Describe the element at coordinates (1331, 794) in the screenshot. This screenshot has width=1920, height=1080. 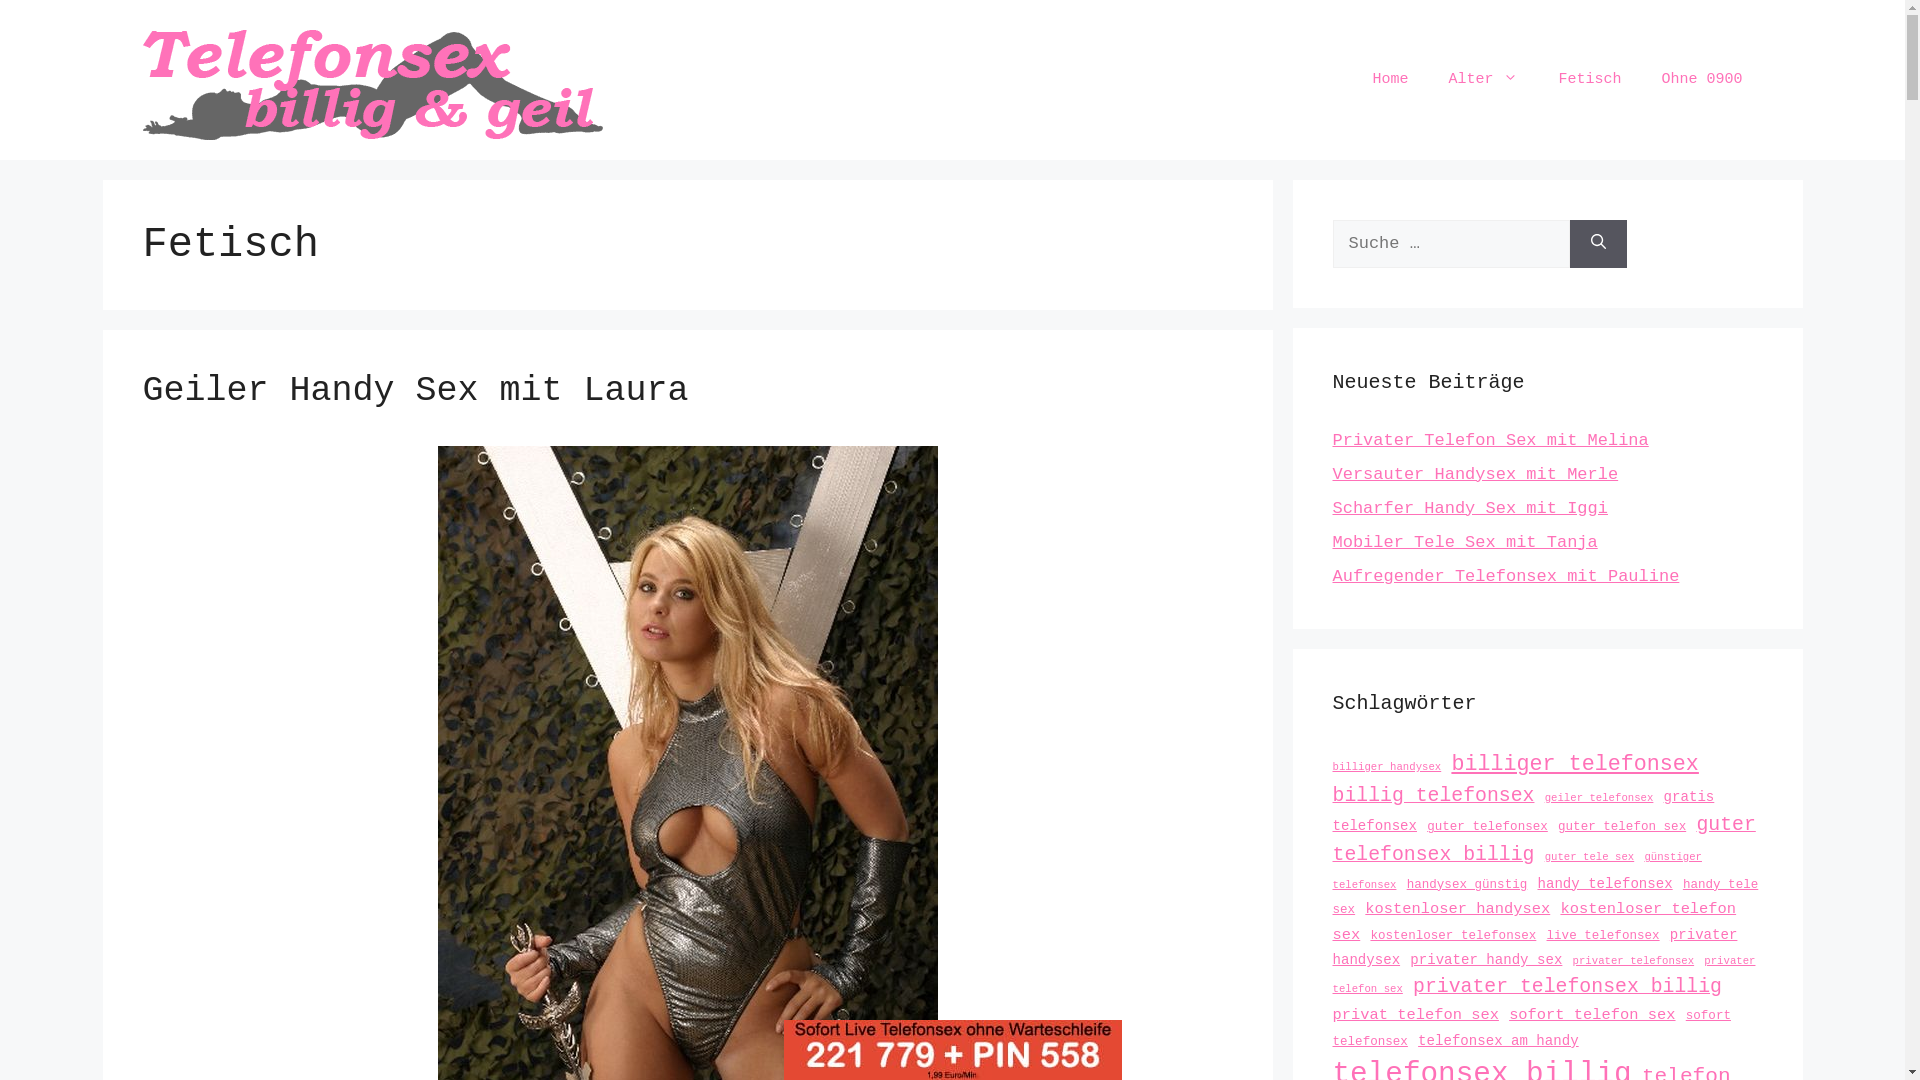
I see `'billig telefonsex'` at that location.